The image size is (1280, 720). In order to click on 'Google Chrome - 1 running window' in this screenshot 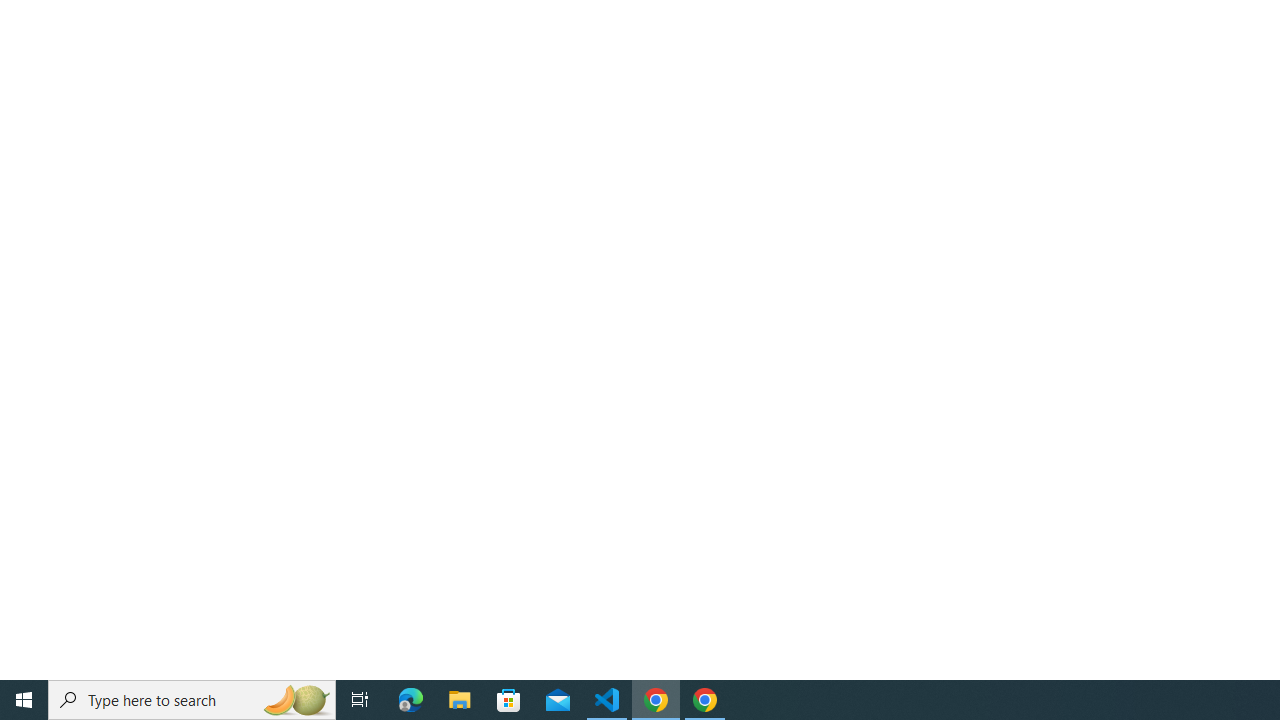, I will do `click(705, 698)`.